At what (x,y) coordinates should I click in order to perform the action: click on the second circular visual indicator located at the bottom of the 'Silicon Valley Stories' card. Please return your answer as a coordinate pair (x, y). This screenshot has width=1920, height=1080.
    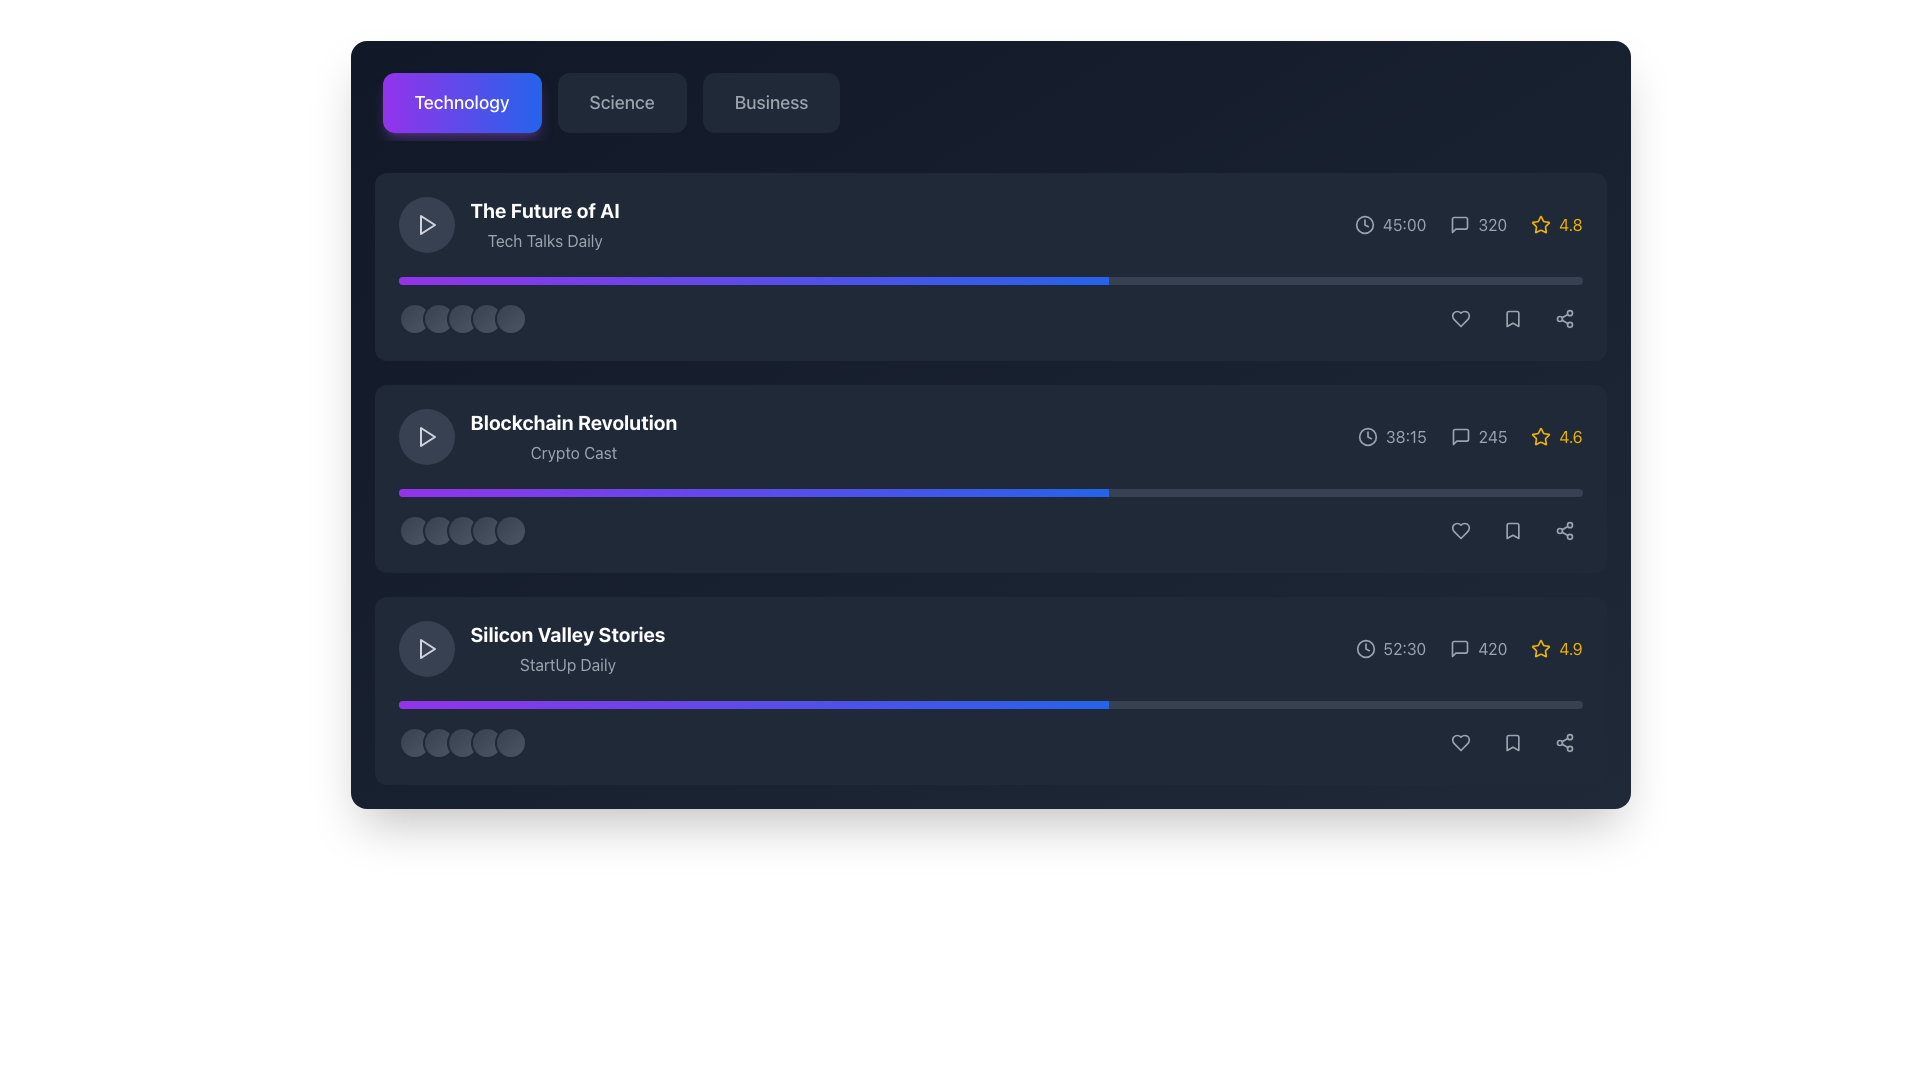
    Looking at the image, I should click on (437, 743).